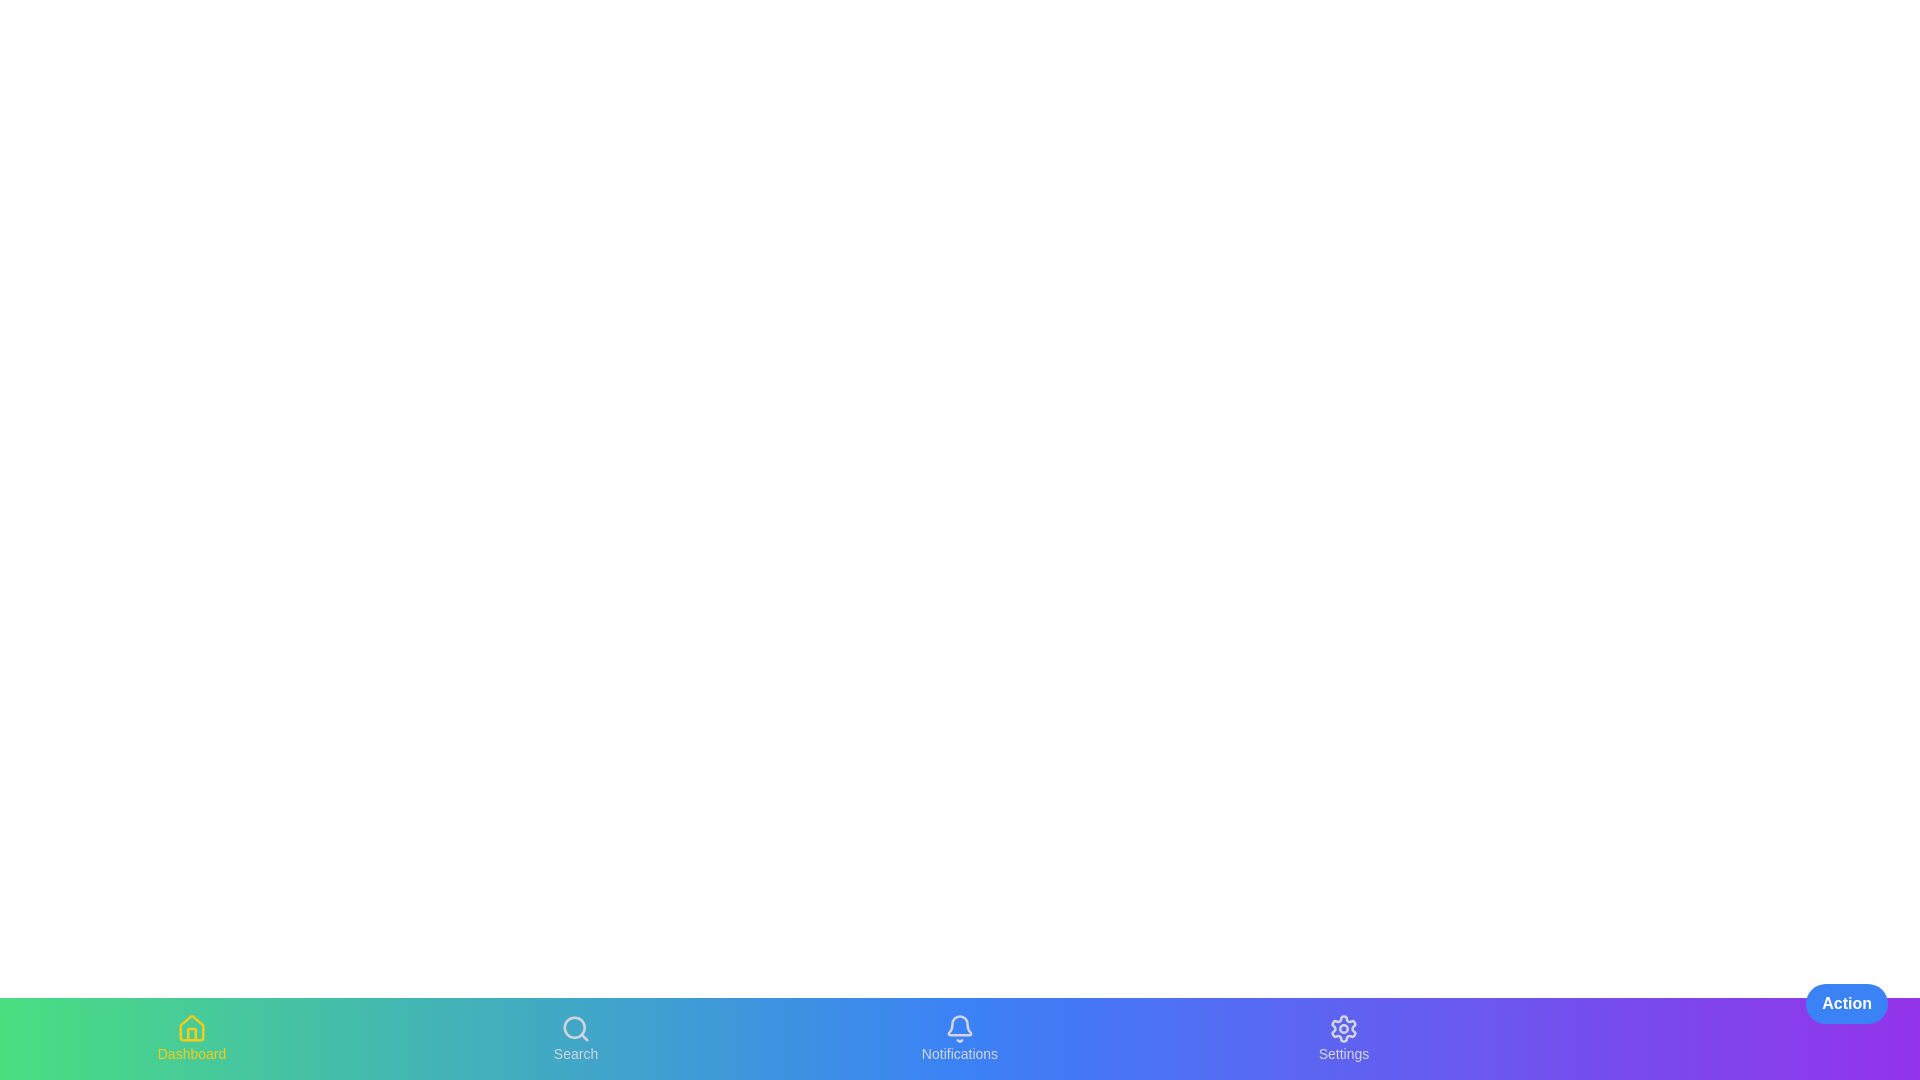 The height and width of the screenshot is (1080, 1920). What do you see at coordinates (575, 1037) in the screenshot?
I see `the navigation item labeled Search from the bottom bar` at bounding box center [575, 1037].